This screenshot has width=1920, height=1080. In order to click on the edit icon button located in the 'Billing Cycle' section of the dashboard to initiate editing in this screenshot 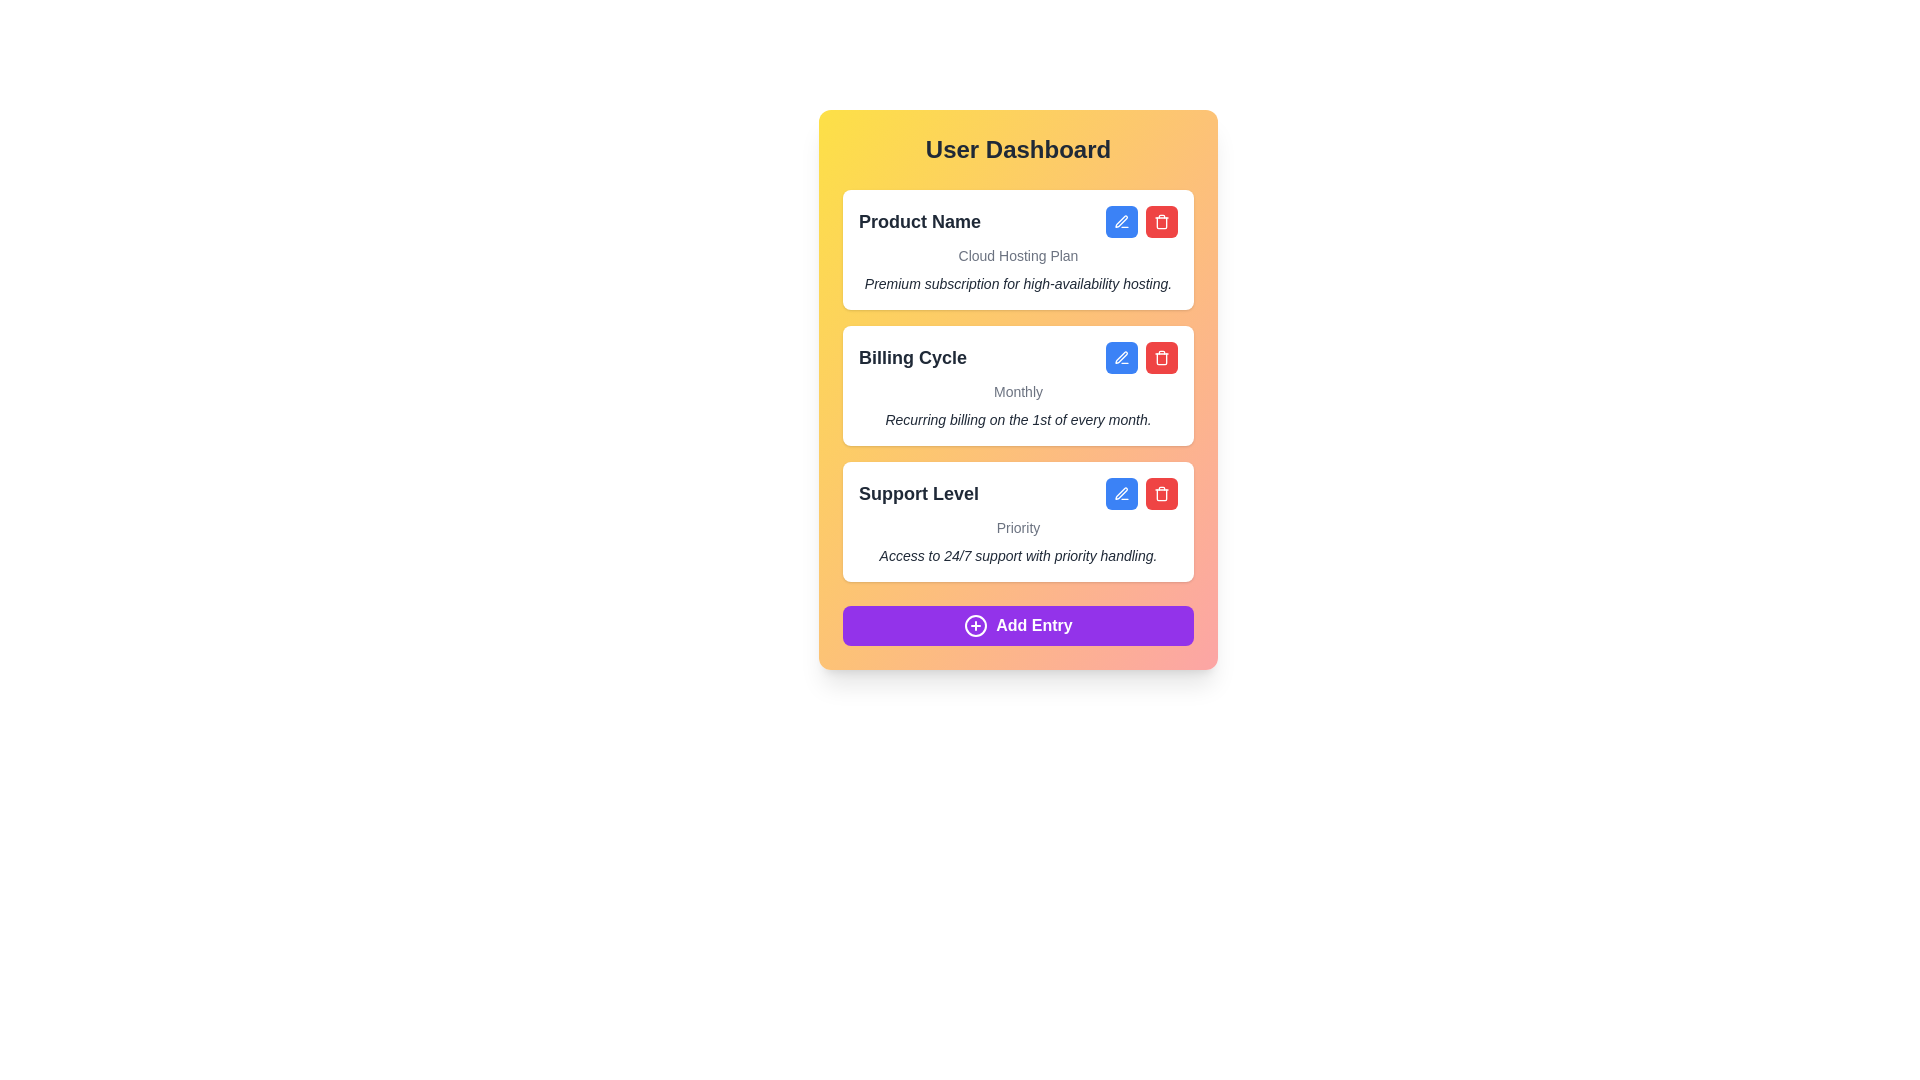, I will do `click(1122, 357)`.